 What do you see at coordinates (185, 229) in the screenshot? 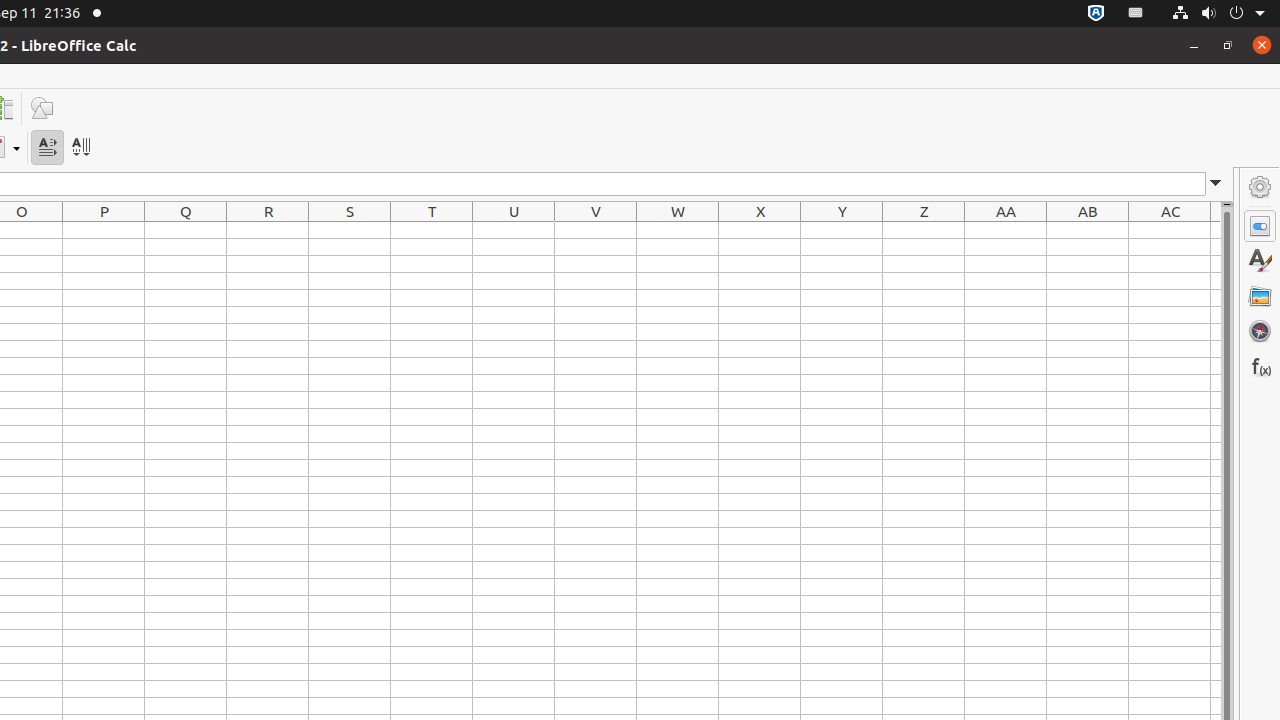
I see `'Q1'` at bounding box center [185, 229].